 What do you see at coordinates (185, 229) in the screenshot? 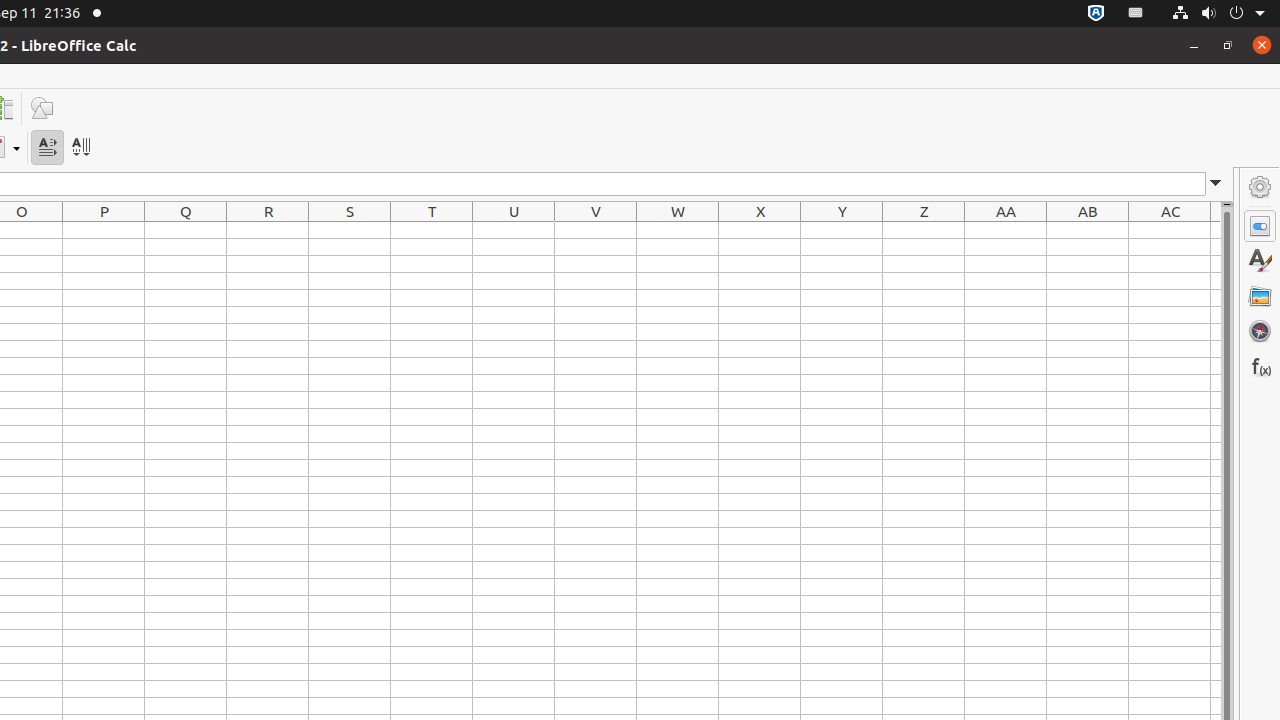
I see `'Q1'` at bounding box center [185, 229].